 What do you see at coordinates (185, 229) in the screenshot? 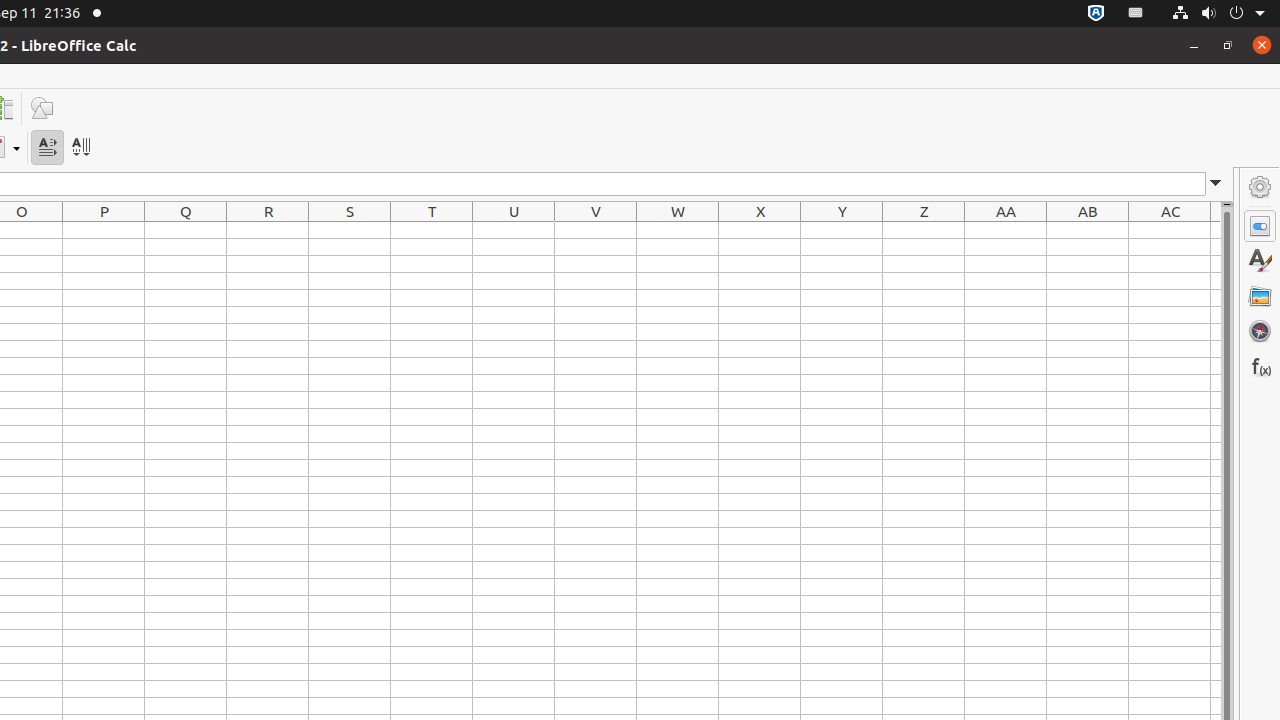
I see `'Q1'` at bounding box center [185, 229].